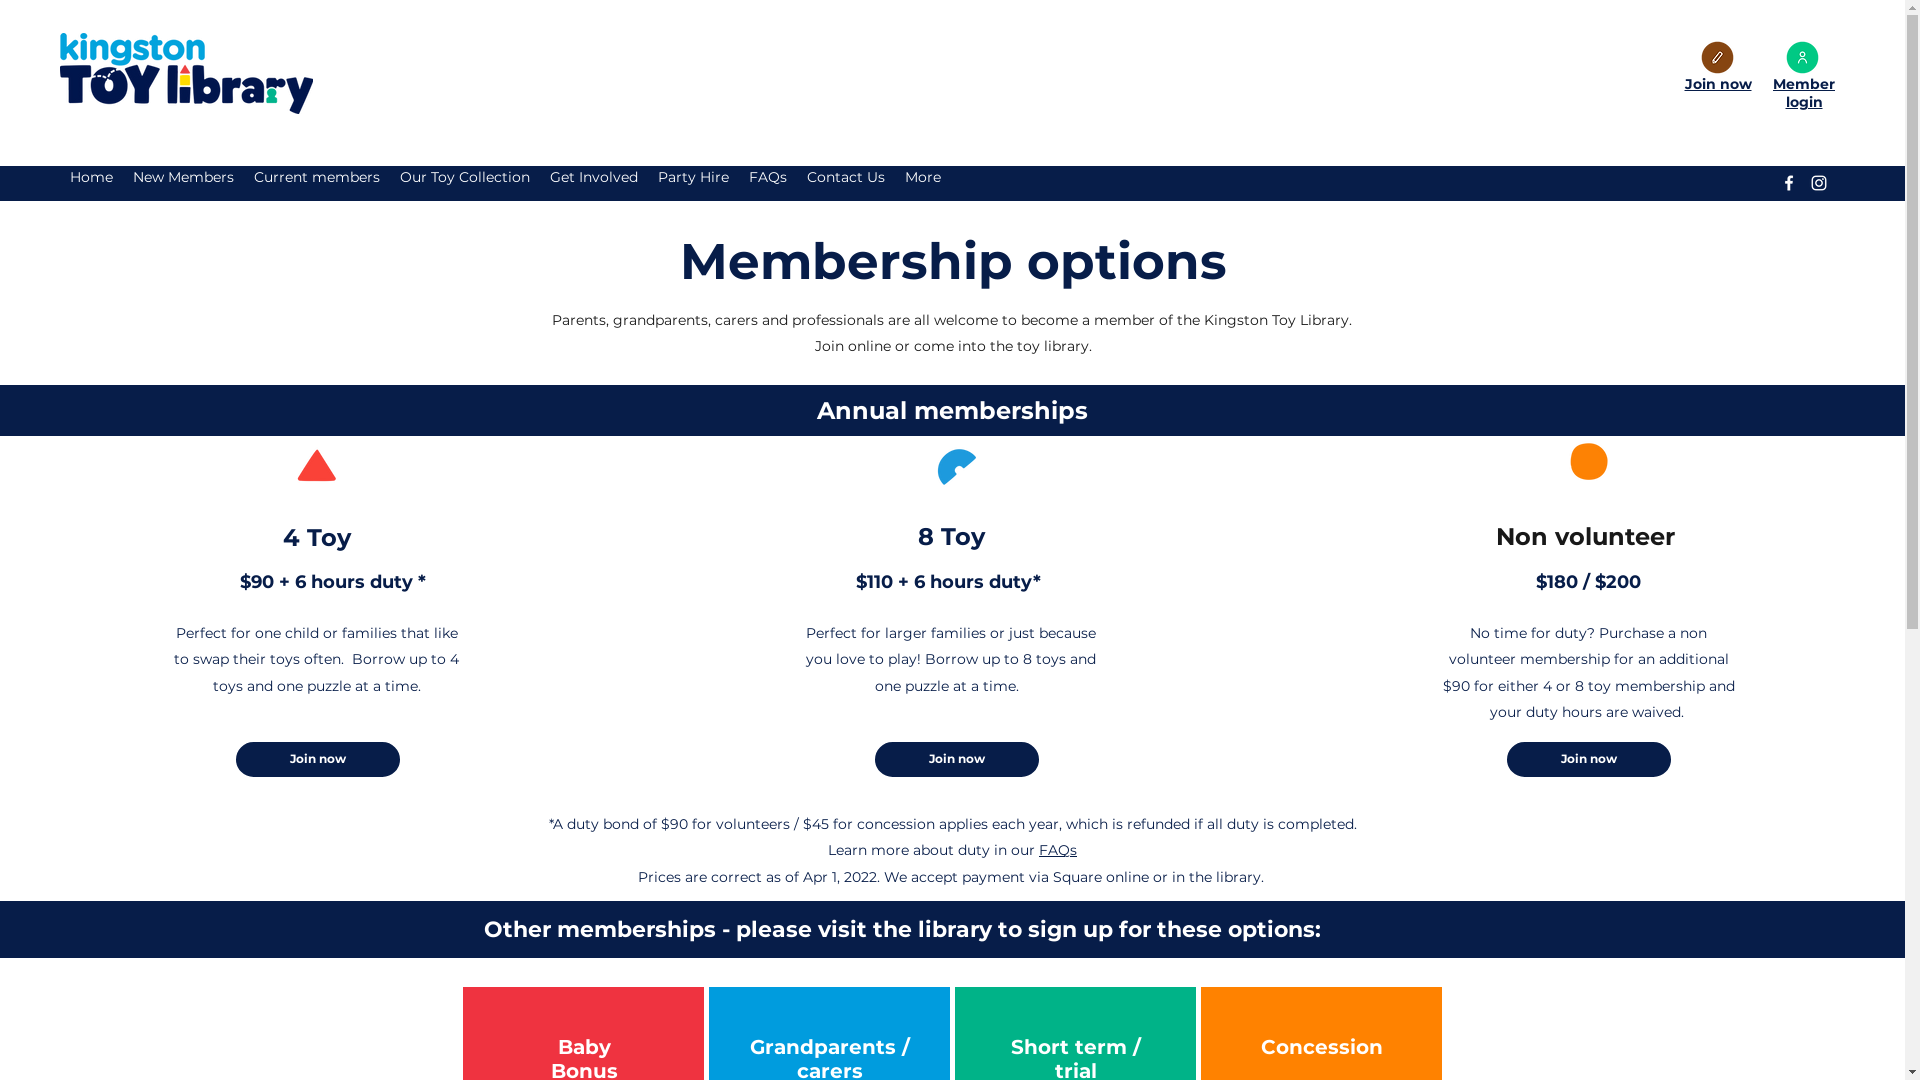  Describe the element at coordinates (315, 182) in the screenshot. I see `'Current members'` at that location.